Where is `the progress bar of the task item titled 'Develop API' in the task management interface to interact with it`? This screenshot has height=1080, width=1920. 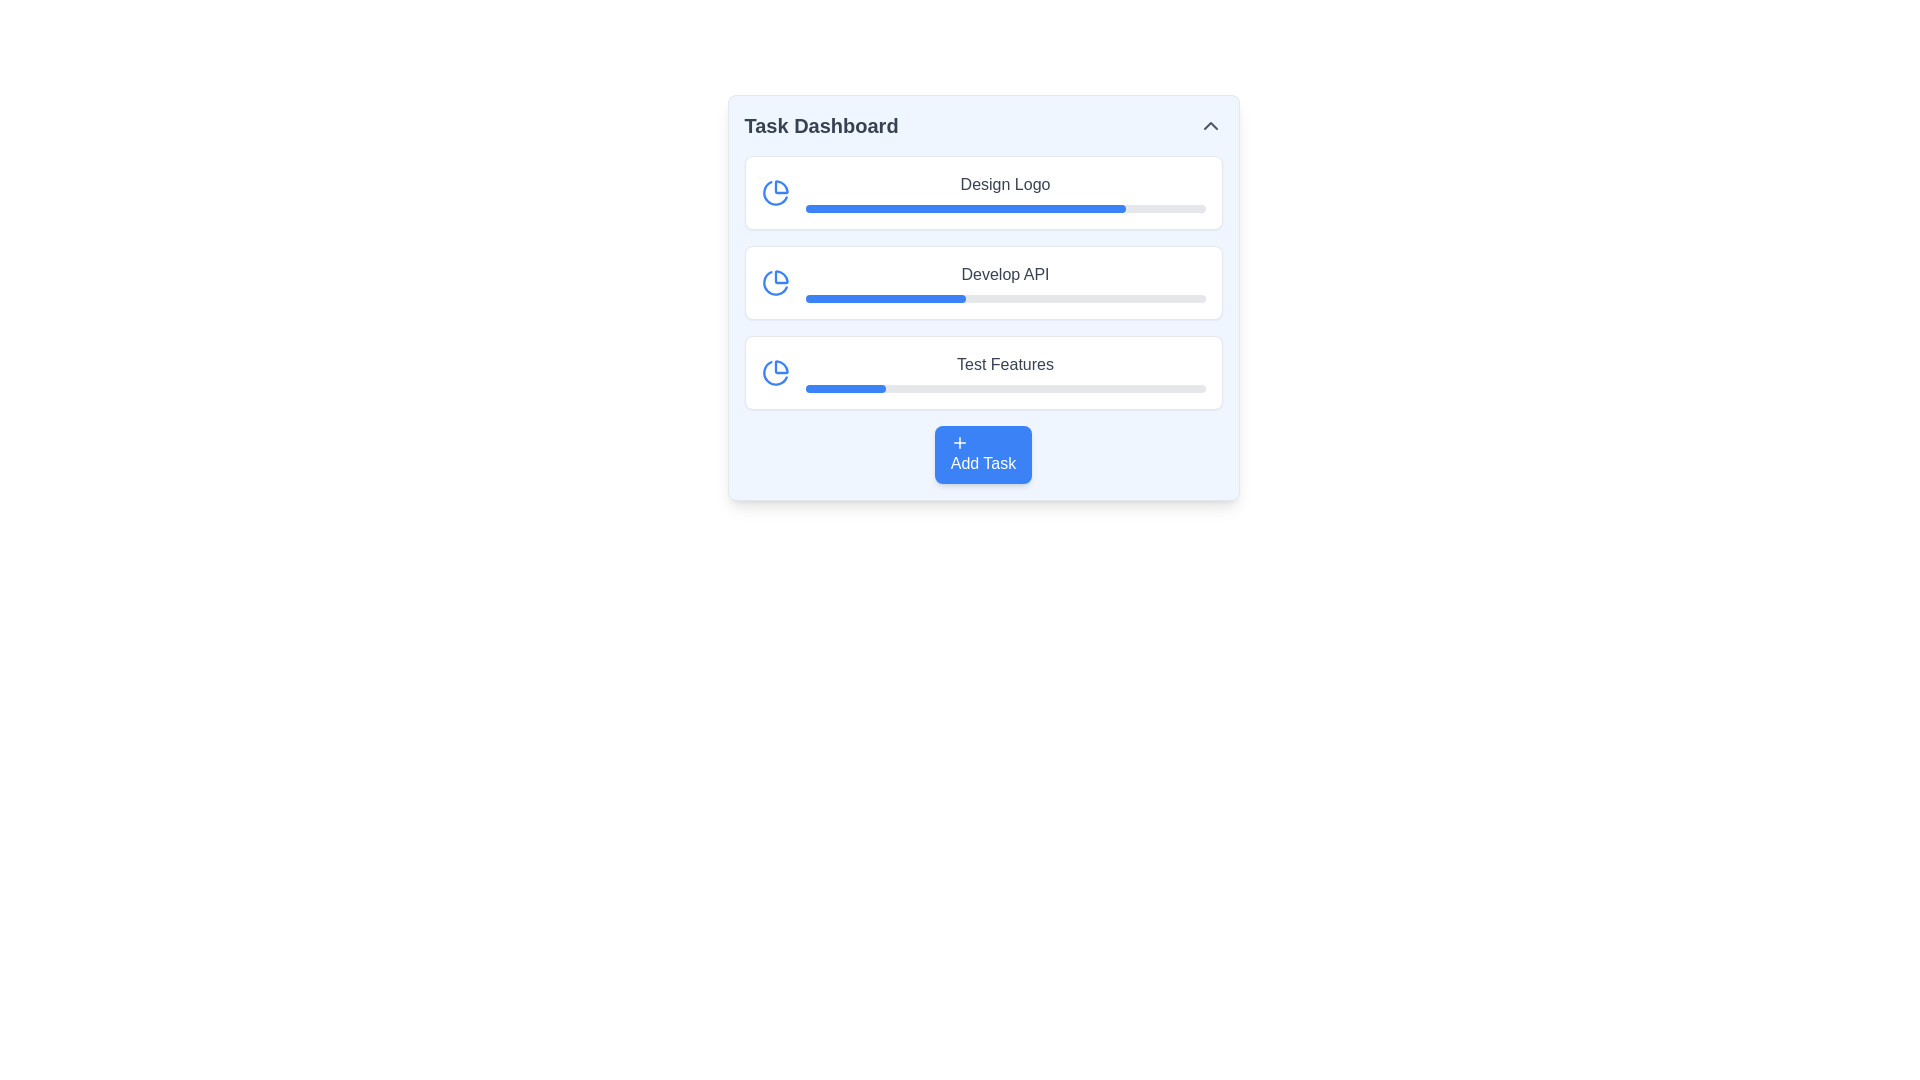
the progress bar of the task item titled 'Develop API' in the task management interface to interact with it is located at coordinates (1005, 282).